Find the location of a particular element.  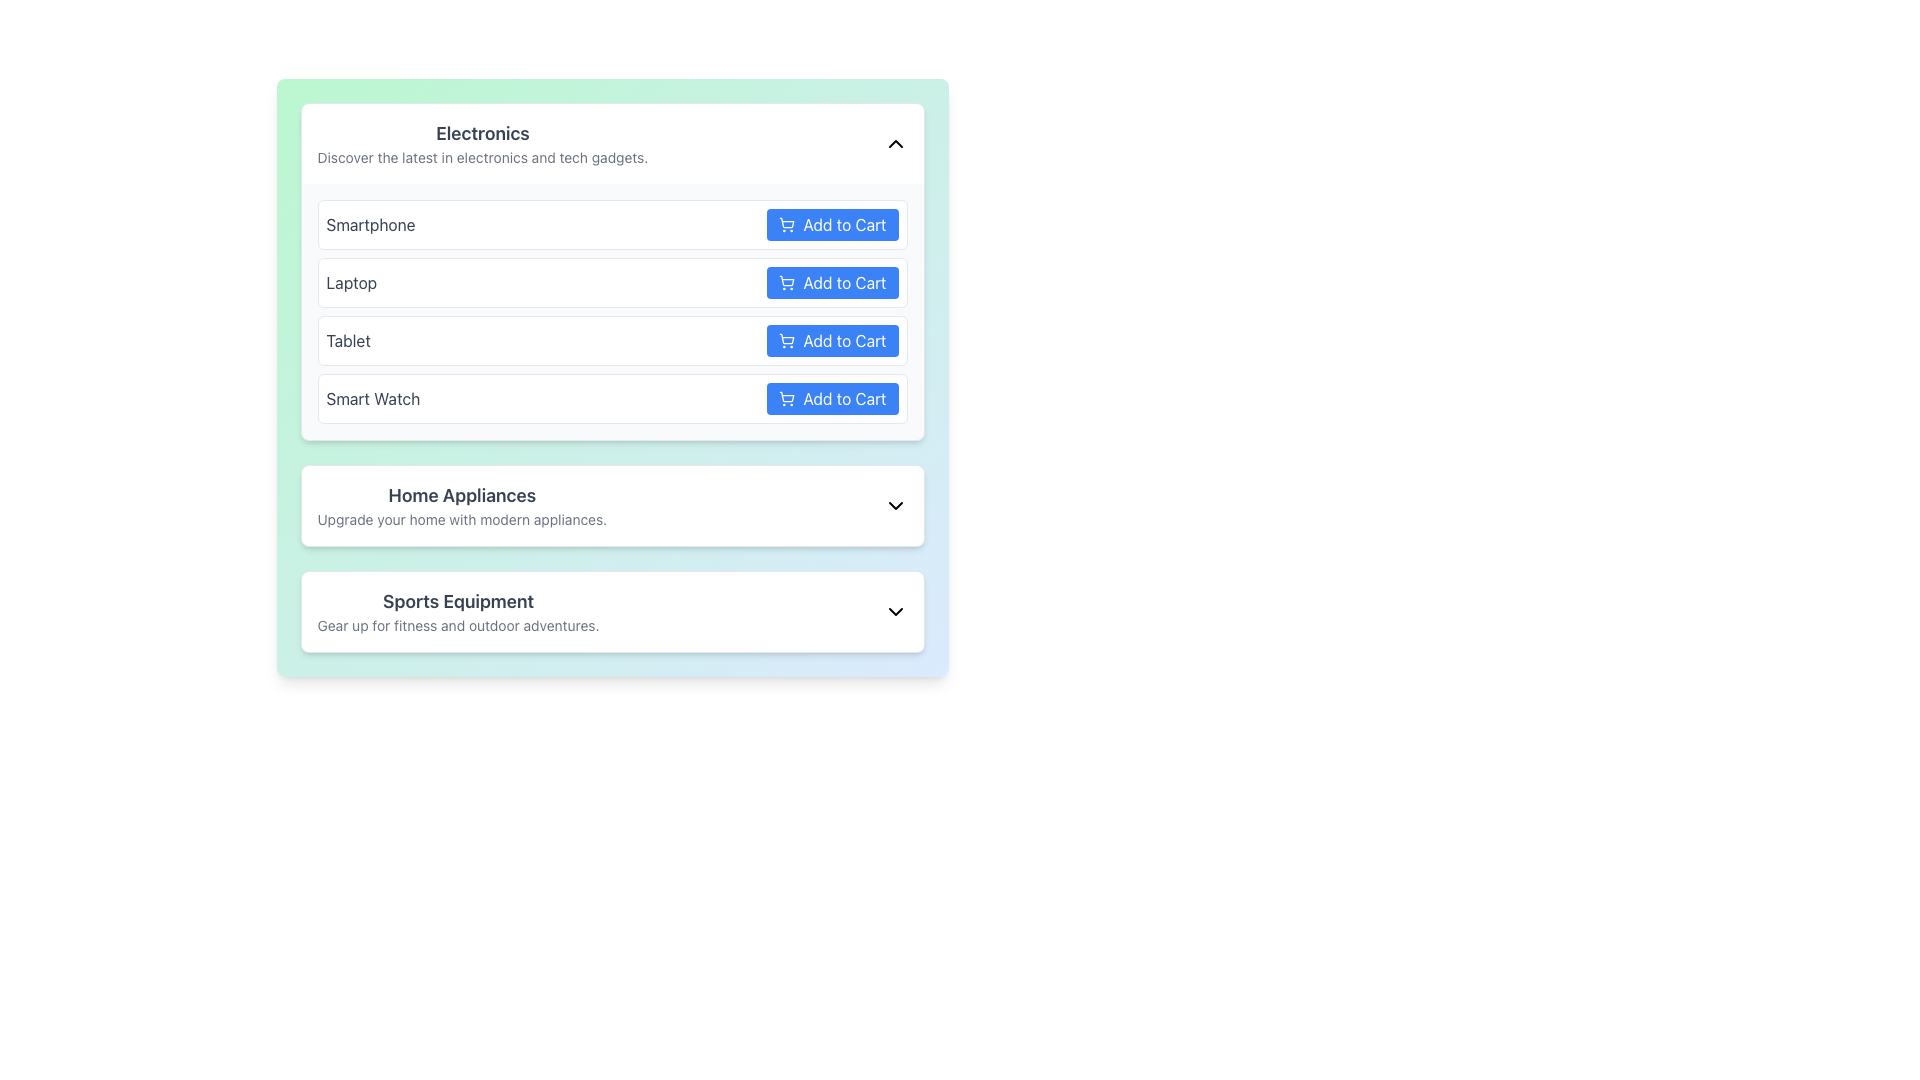

the button is located at coordinates (832, 282).